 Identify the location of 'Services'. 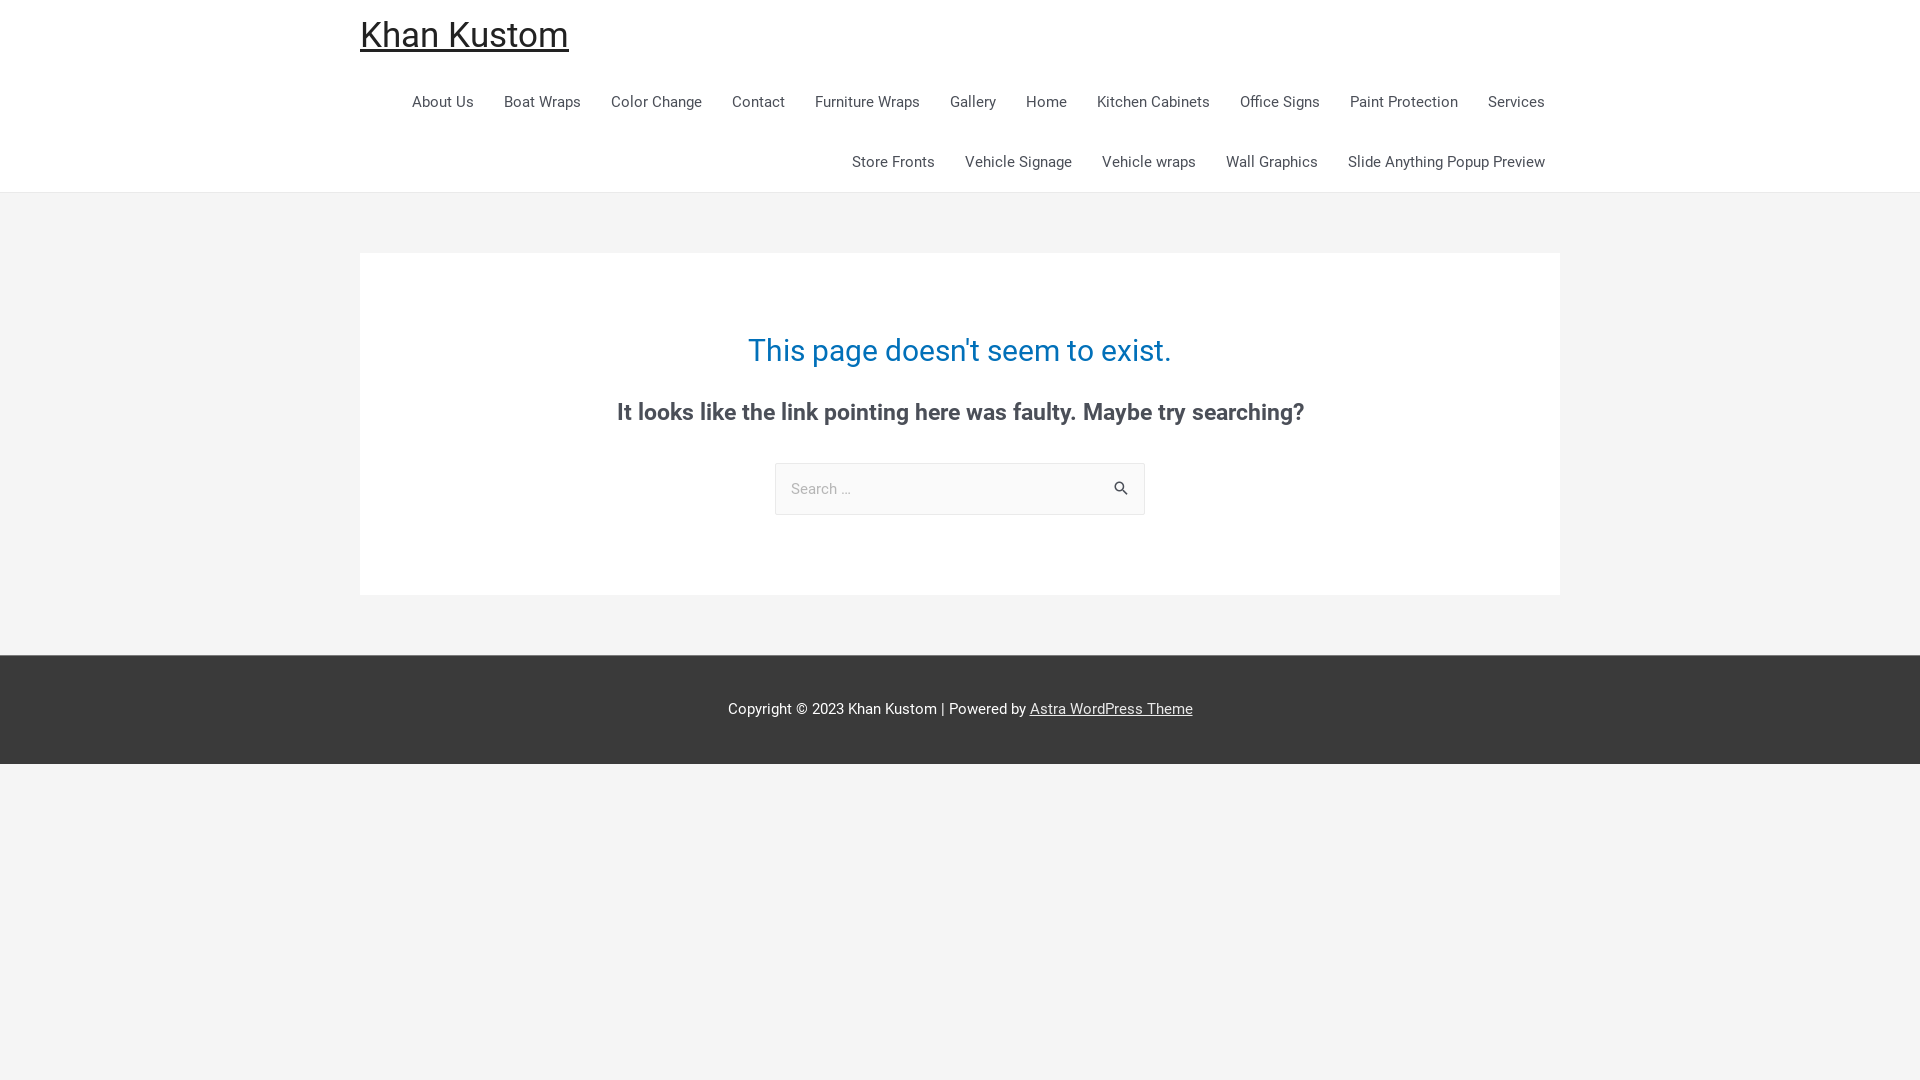
(1516, 101).